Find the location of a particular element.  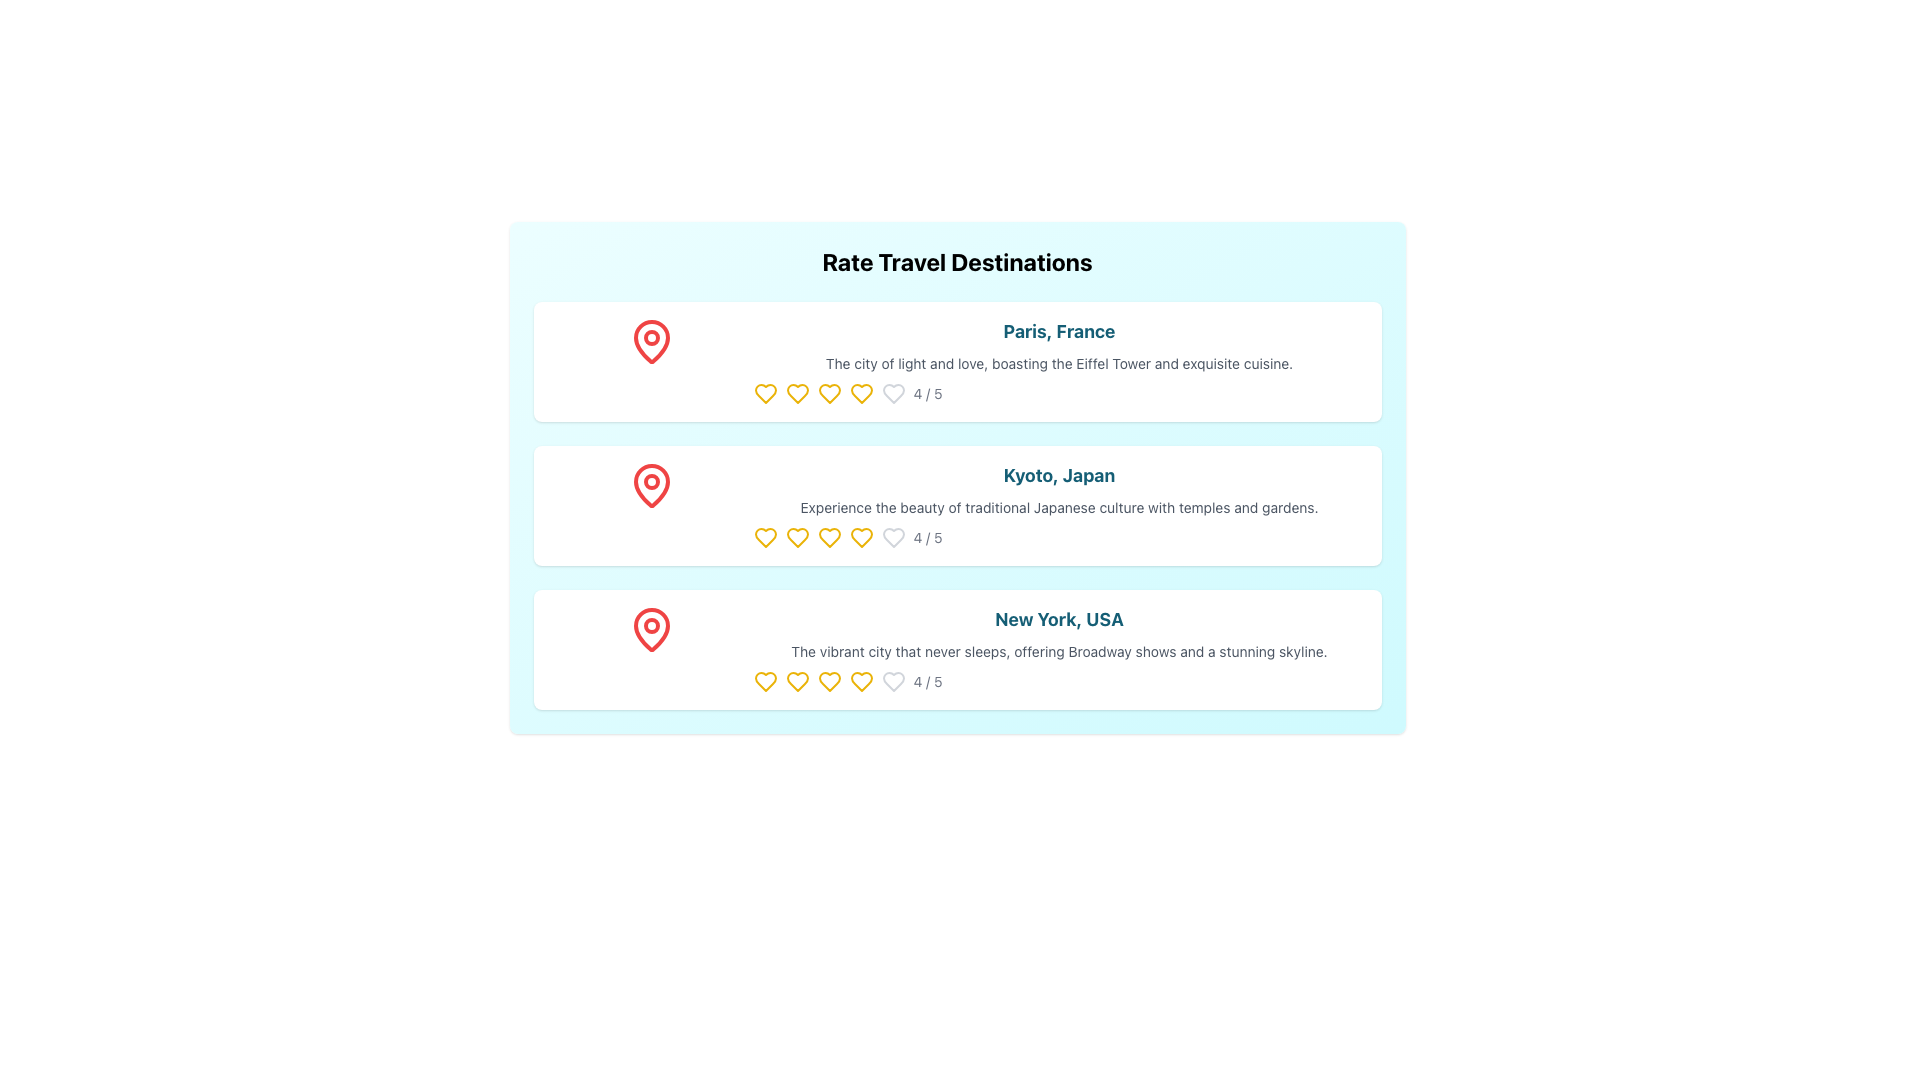

the red location pin icon in the third section labeled 'New York, USA' which serves as a visual anchor for the city information is located at coordinates (651, 650).